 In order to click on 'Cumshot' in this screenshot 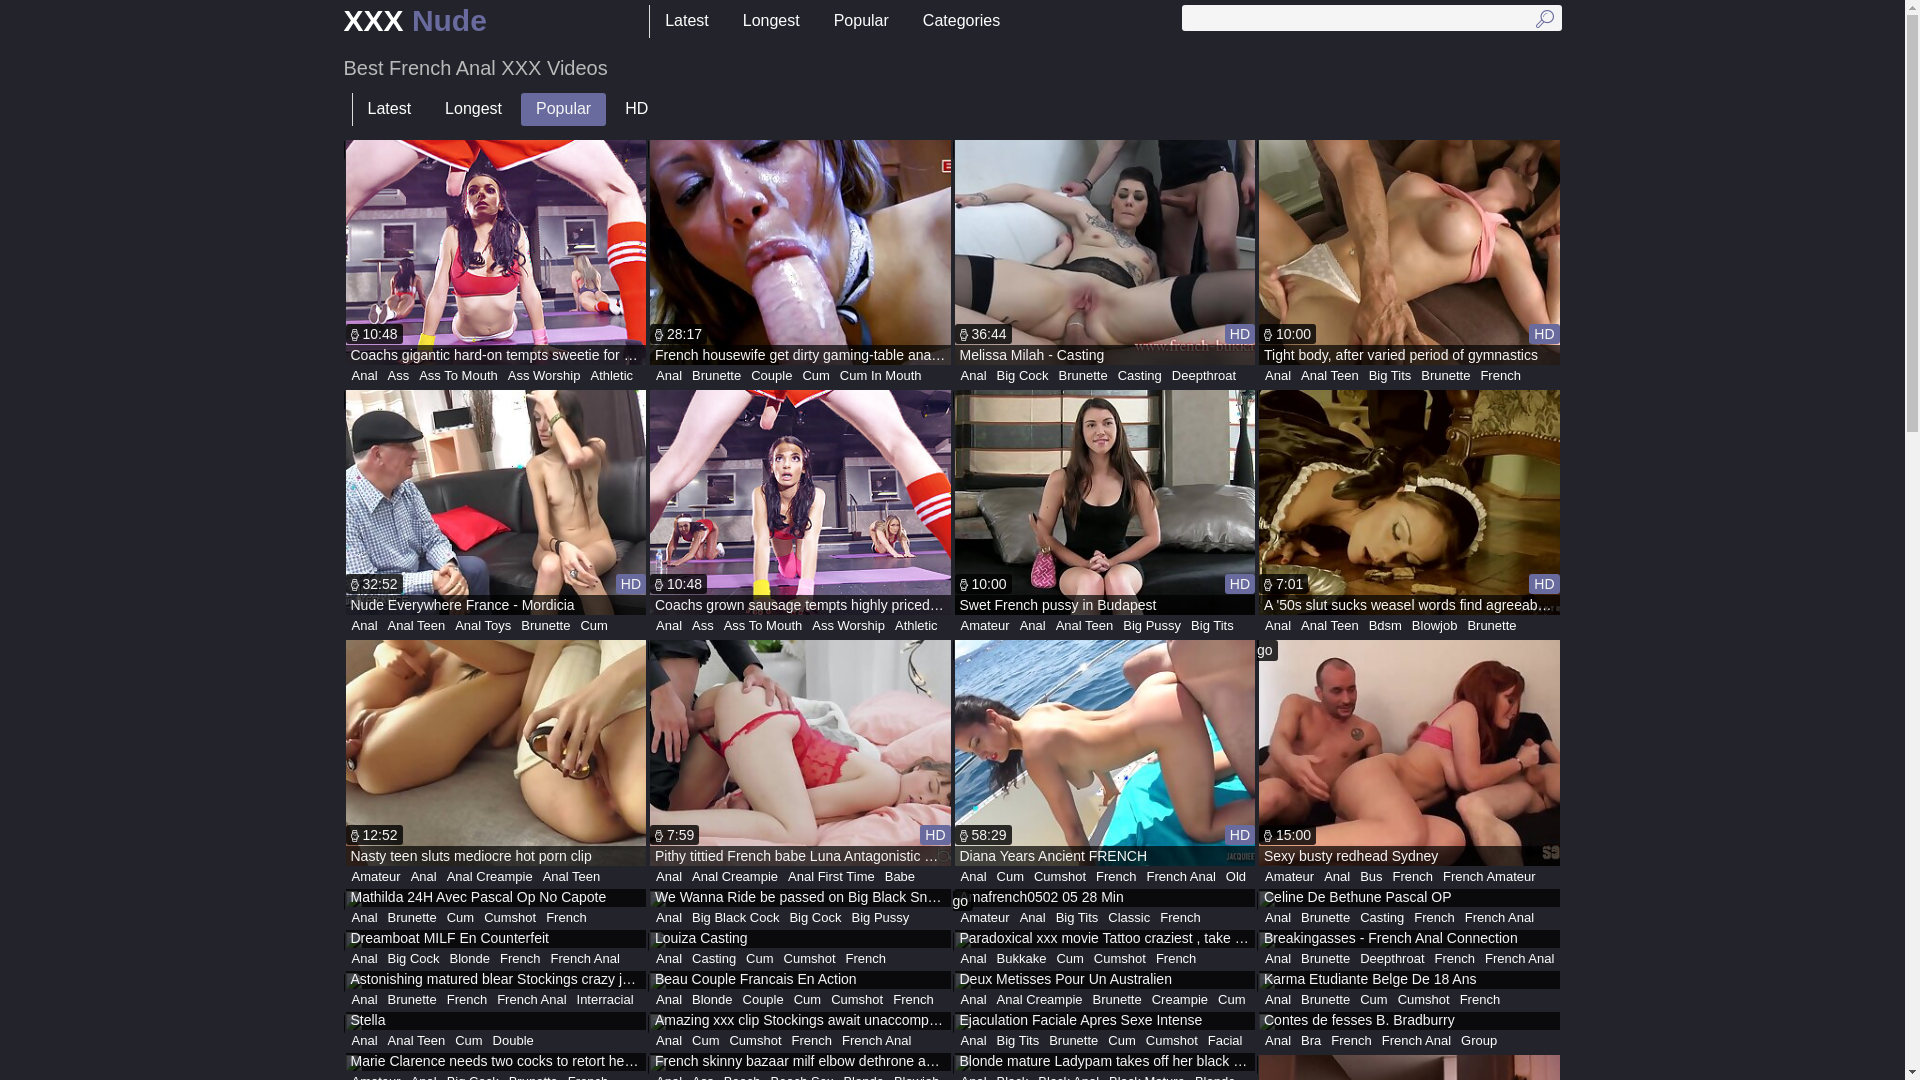, I will do `click(857, 999)`.